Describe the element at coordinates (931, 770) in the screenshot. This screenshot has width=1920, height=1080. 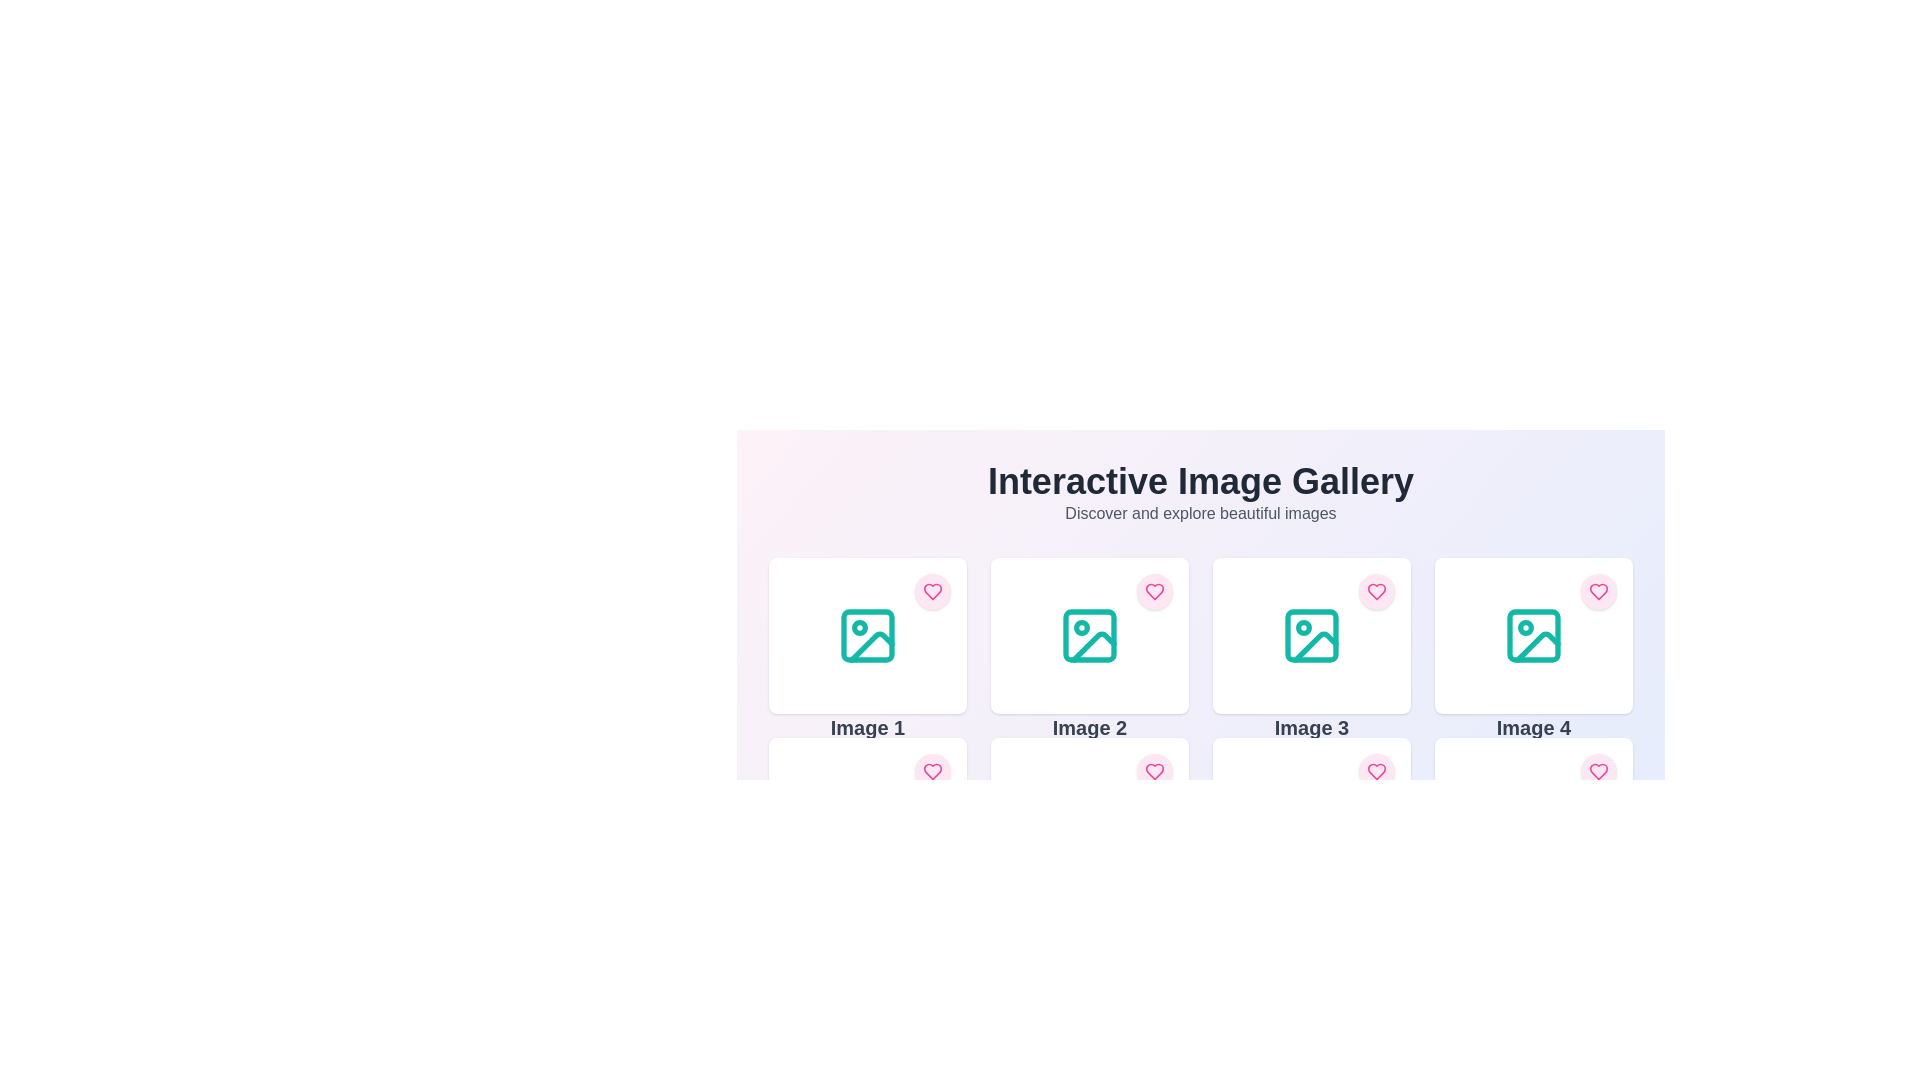
I see `the circular button with a pink background and heart icon located in the top-right corner of the white card` at that location.